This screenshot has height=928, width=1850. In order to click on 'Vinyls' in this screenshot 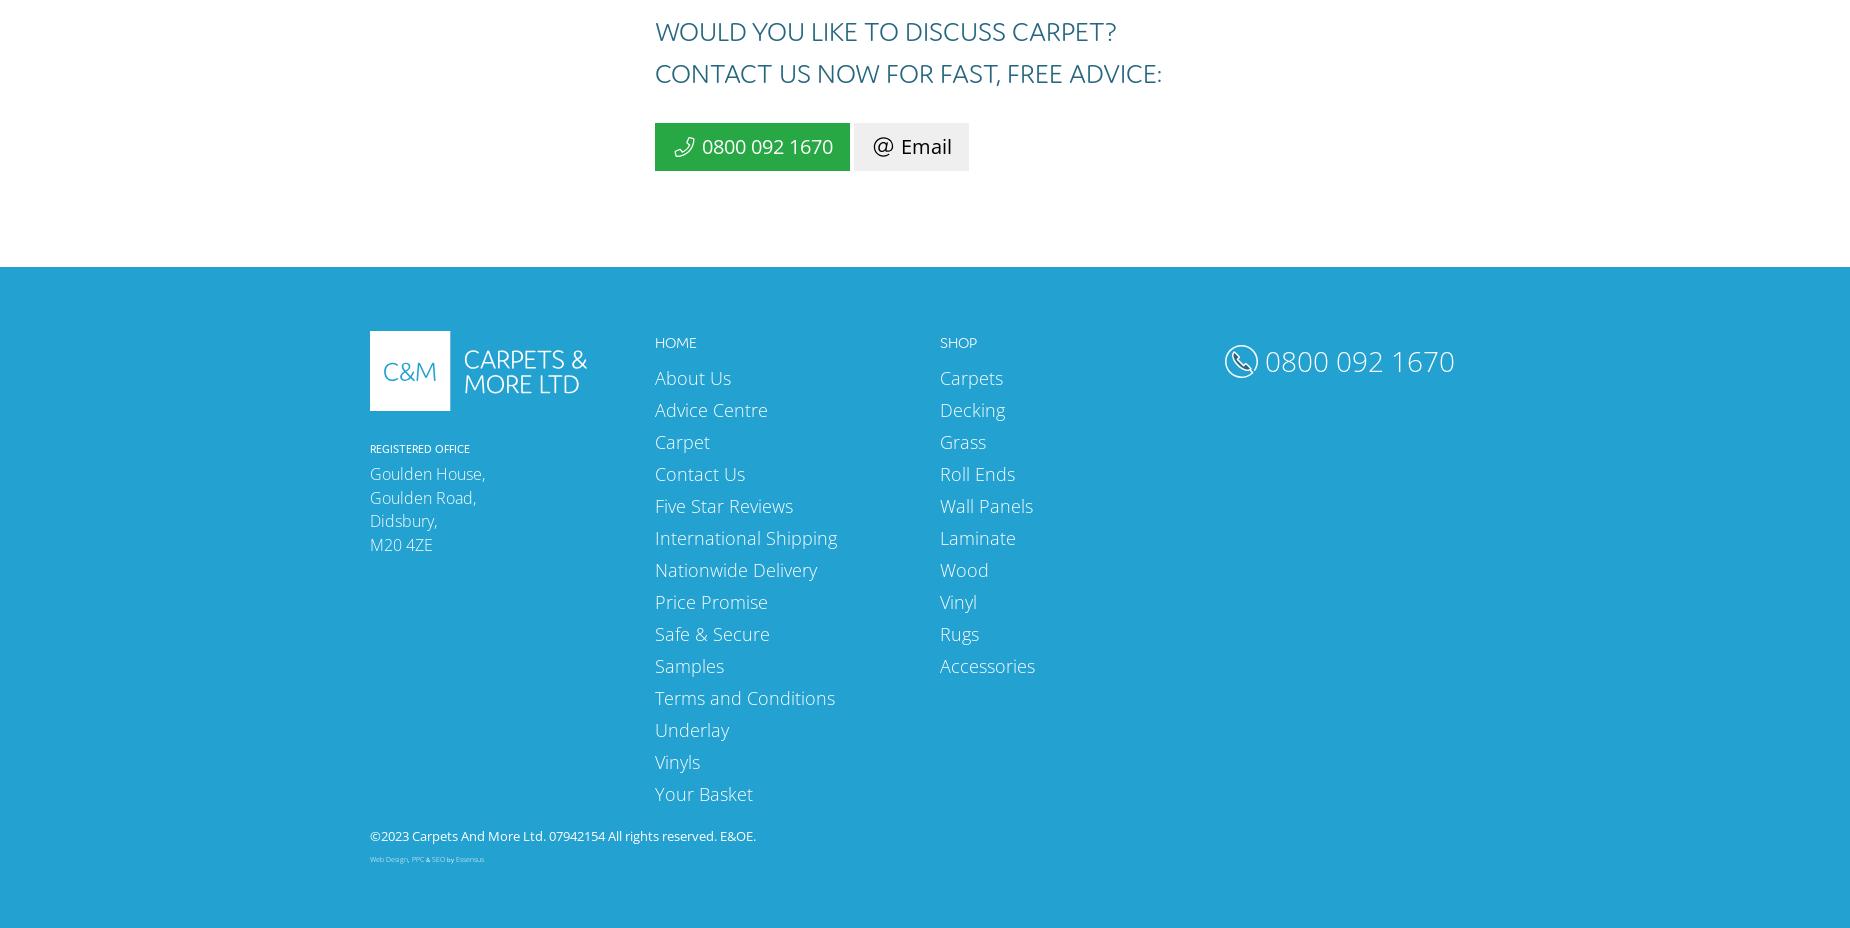, I will do `click(677, 759)`.